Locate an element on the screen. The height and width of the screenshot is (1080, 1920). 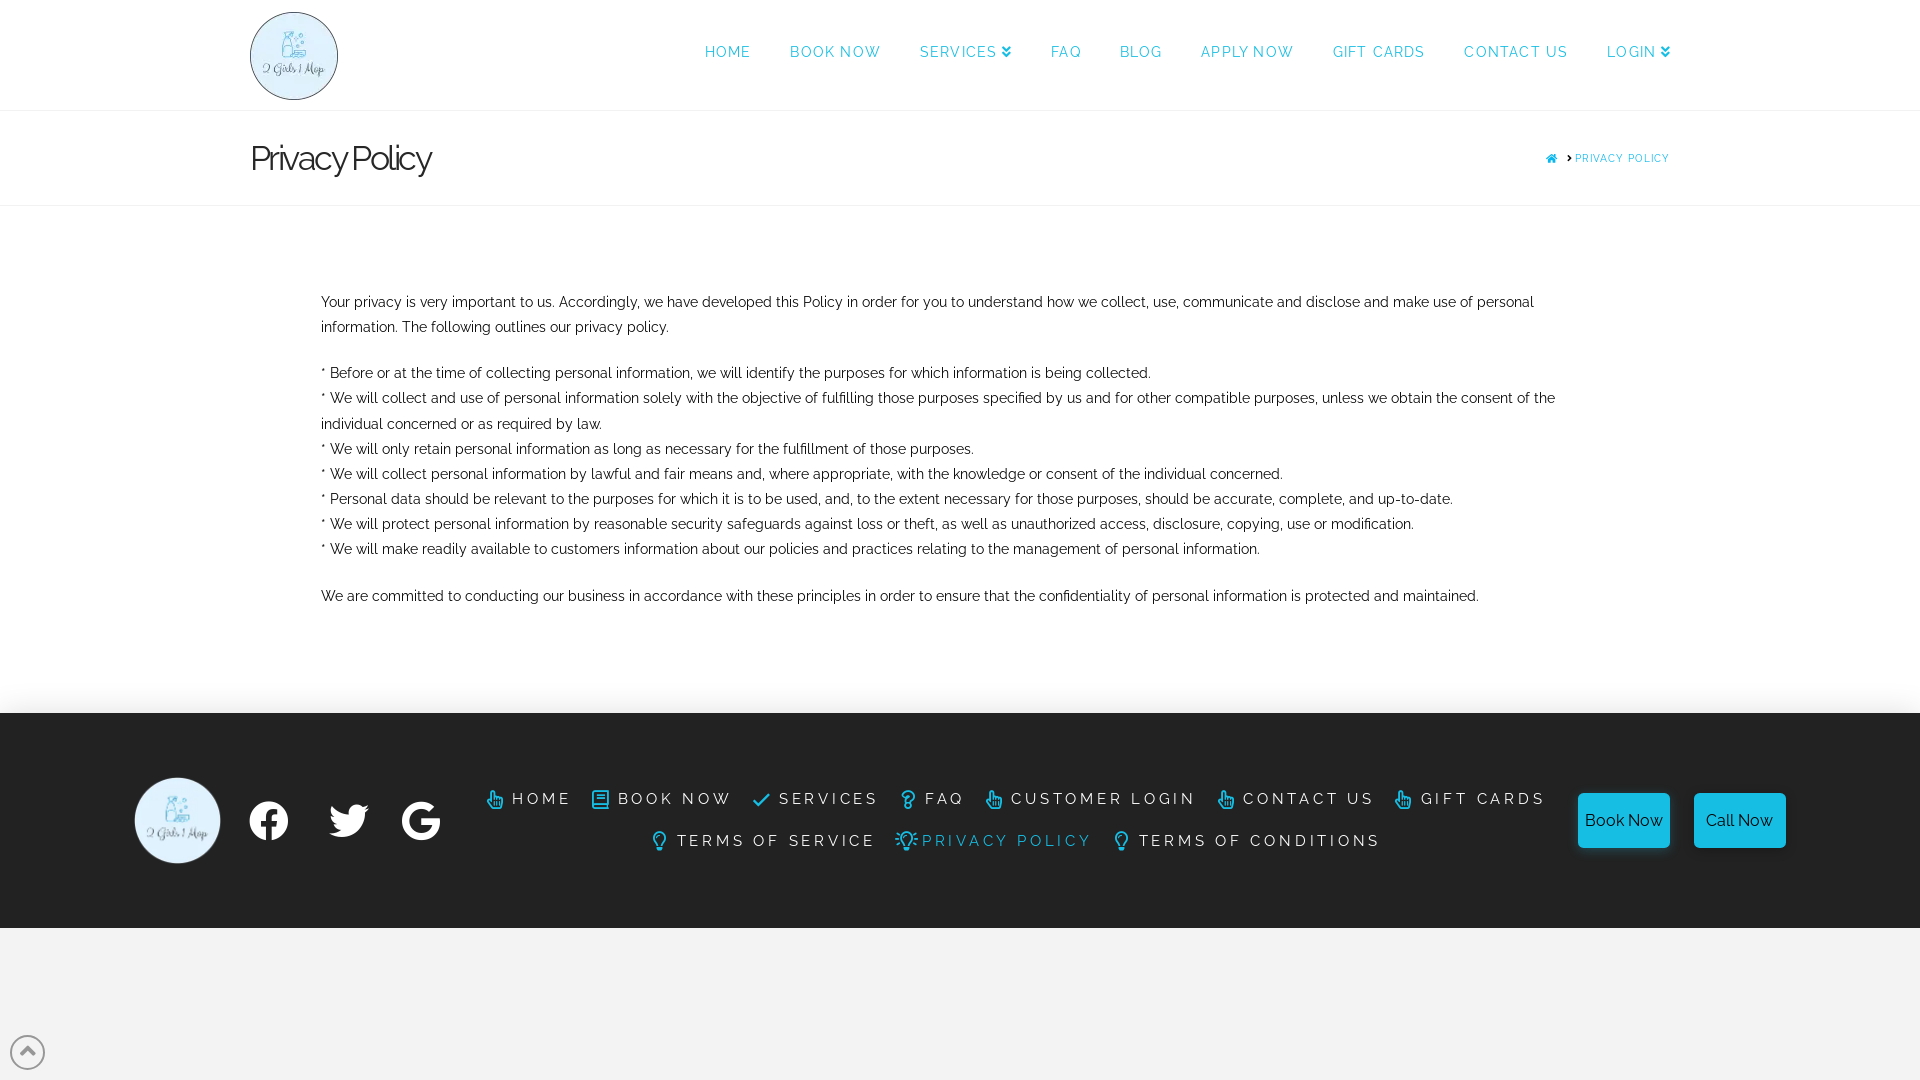
'PRIVACY POLICY' is located at coordinates (1622, 157).